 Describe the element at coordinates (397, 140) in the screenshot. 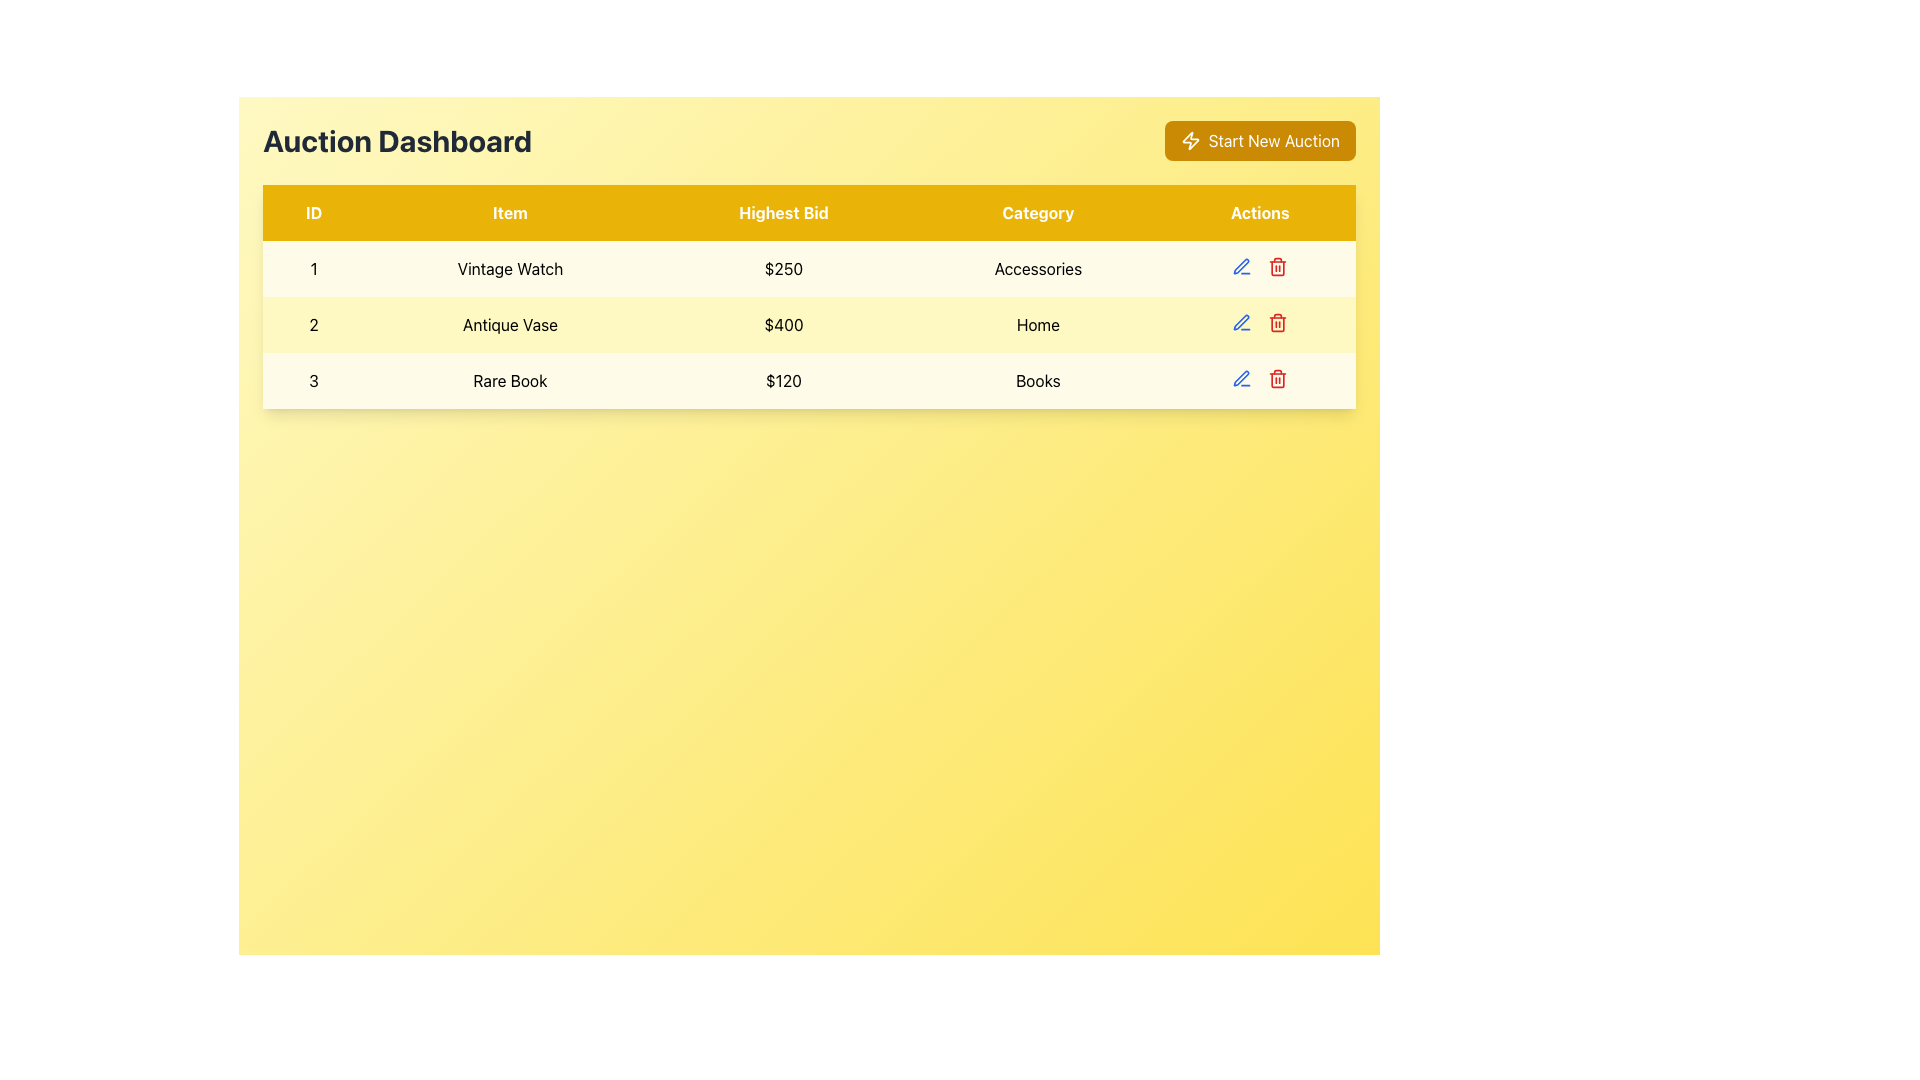

I see `the heading text 'This Text allows users to:'` at that location.